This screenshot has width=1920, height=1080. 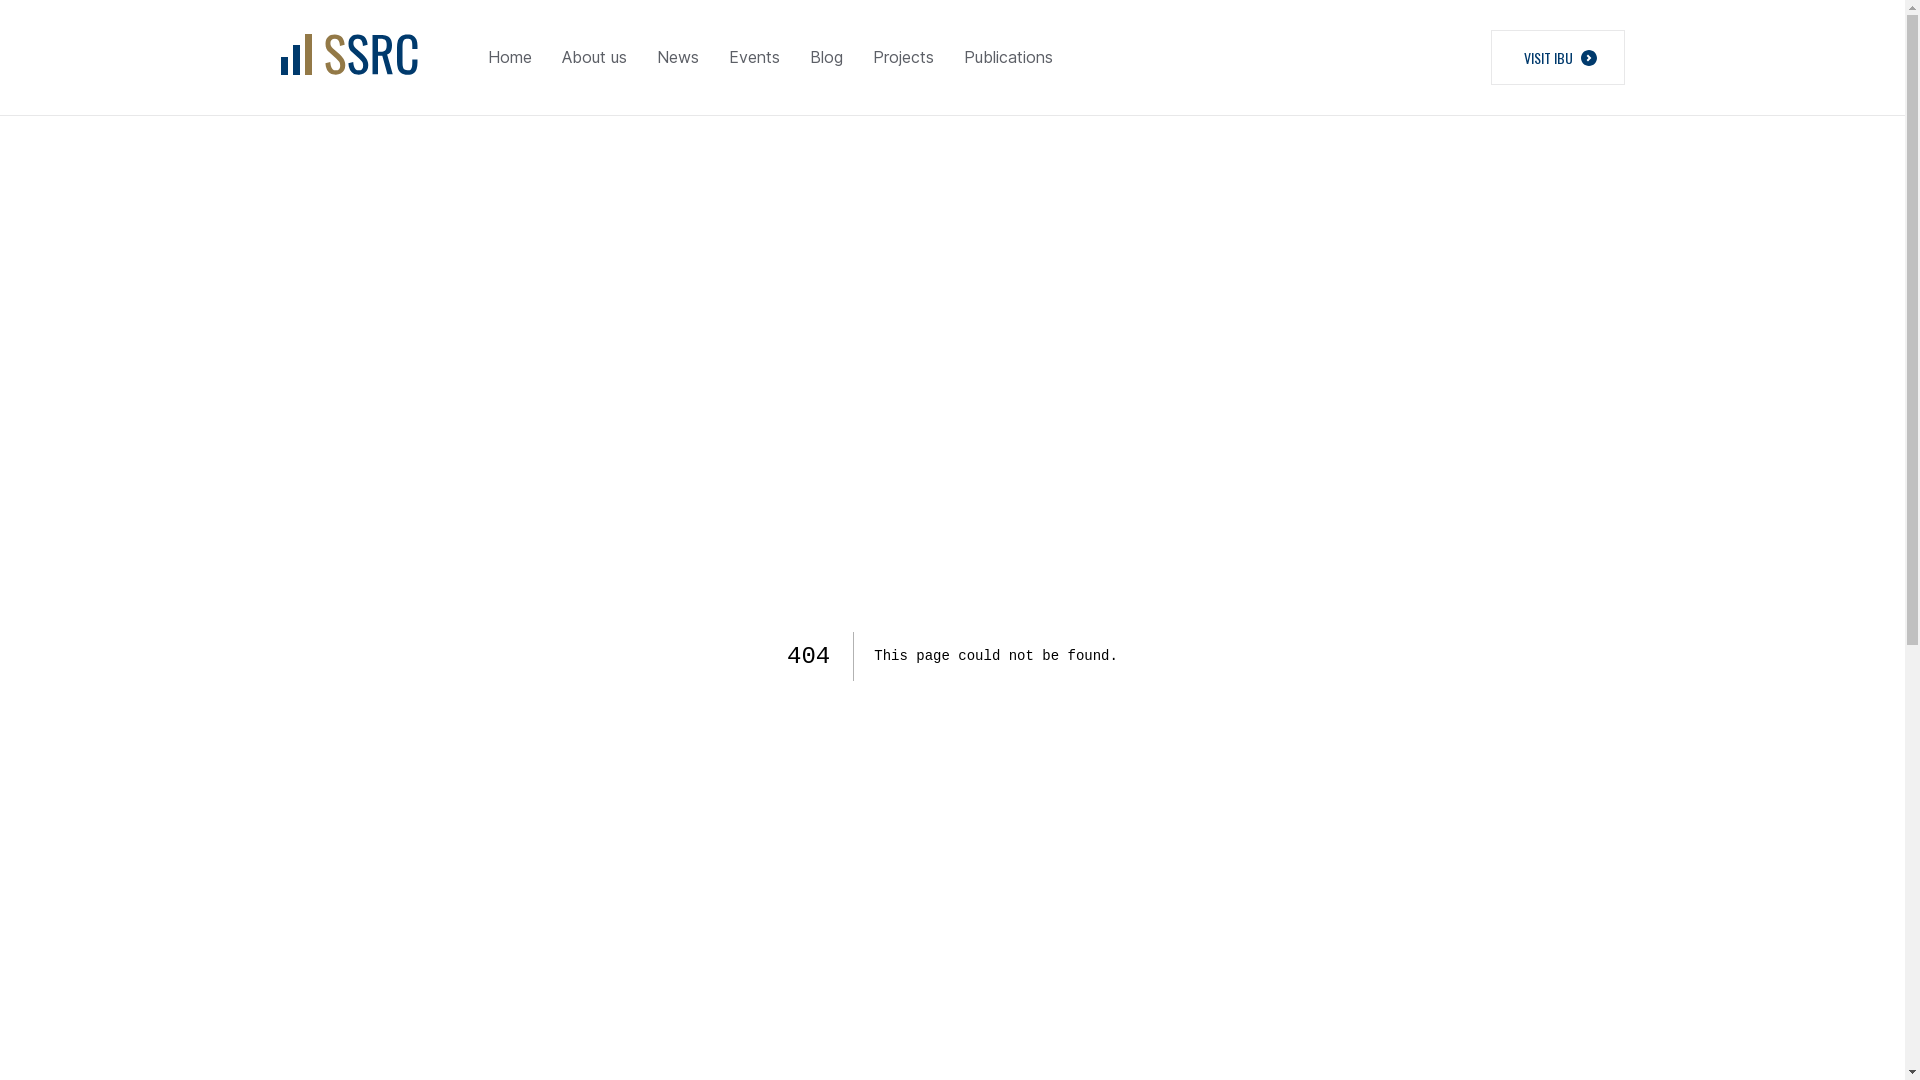 What do you see at coordinates (1555, 56) in the screenshot?
I see `'VISIT IBU'` at bounding box center [1555, 56].